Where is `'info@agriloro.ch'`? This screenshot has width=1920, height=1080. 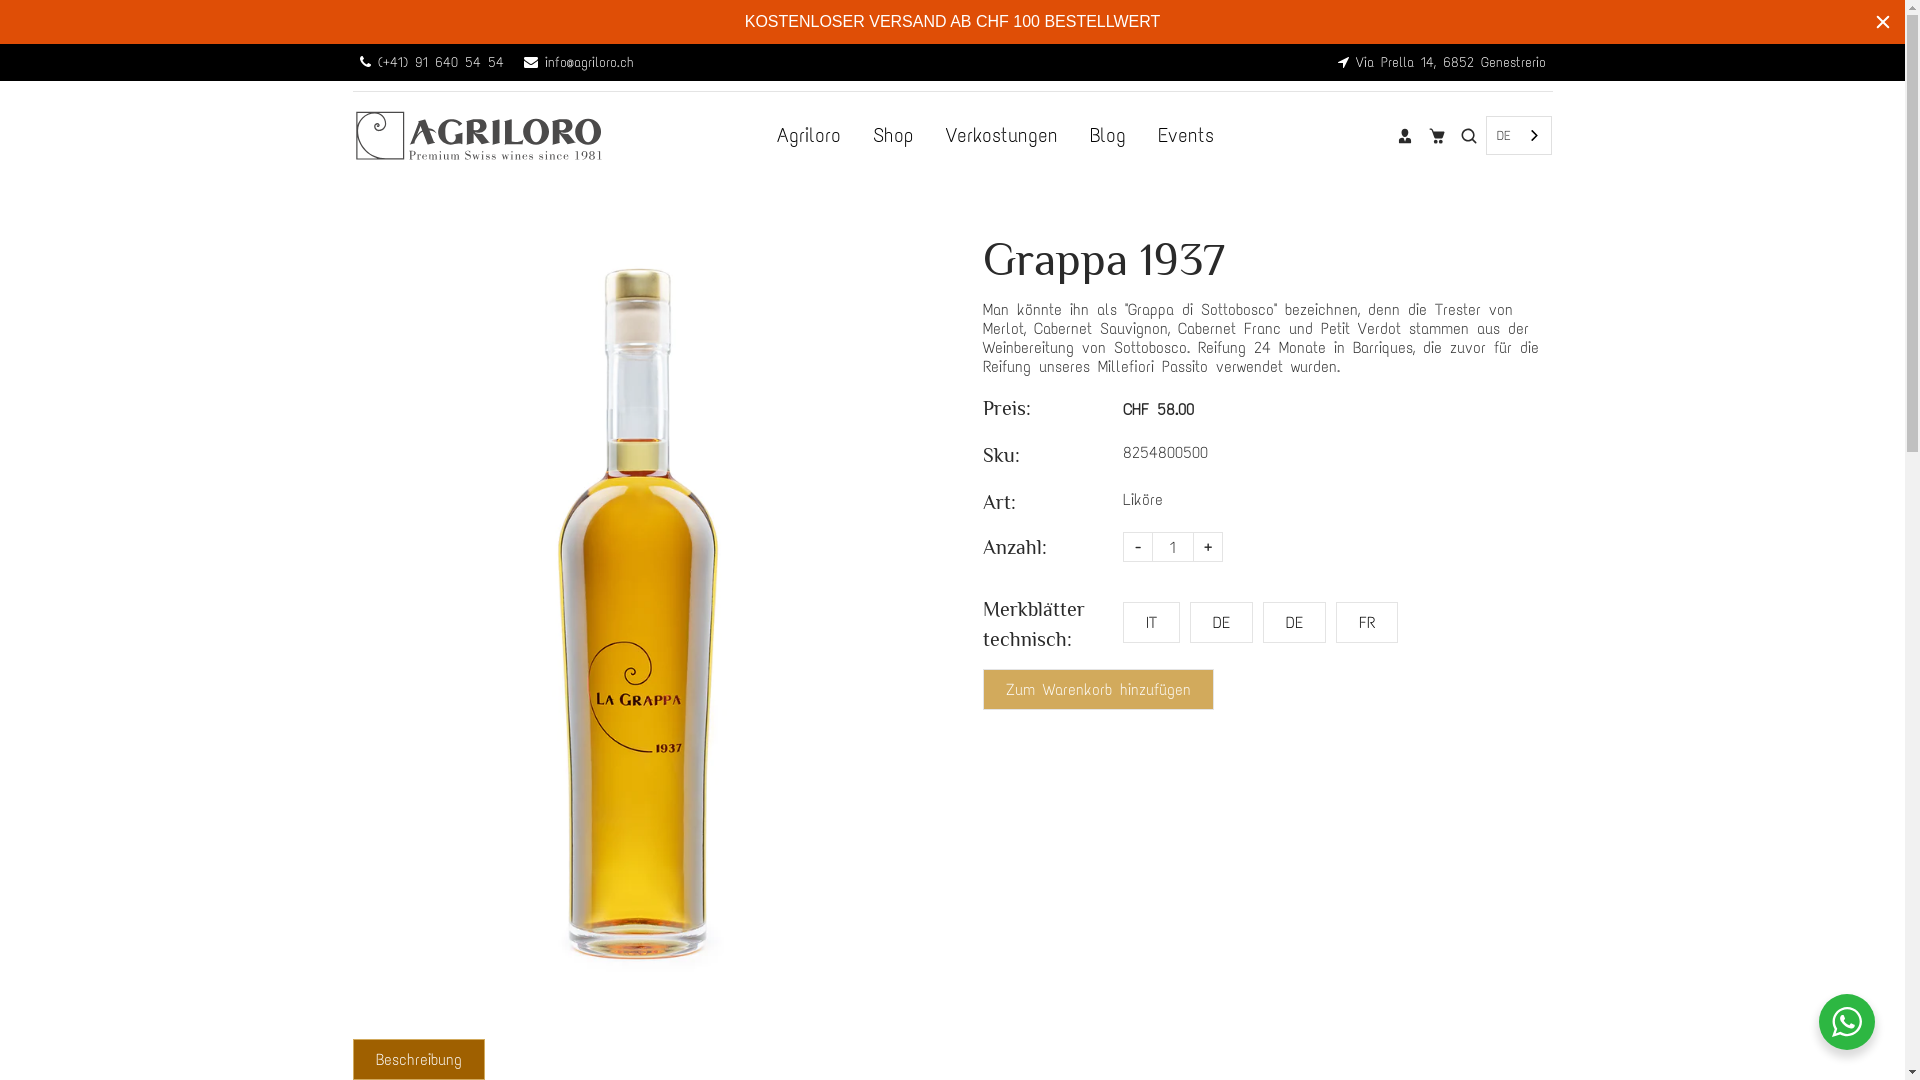 'info@agriloro.ch' is located at coordinates (578, 61).